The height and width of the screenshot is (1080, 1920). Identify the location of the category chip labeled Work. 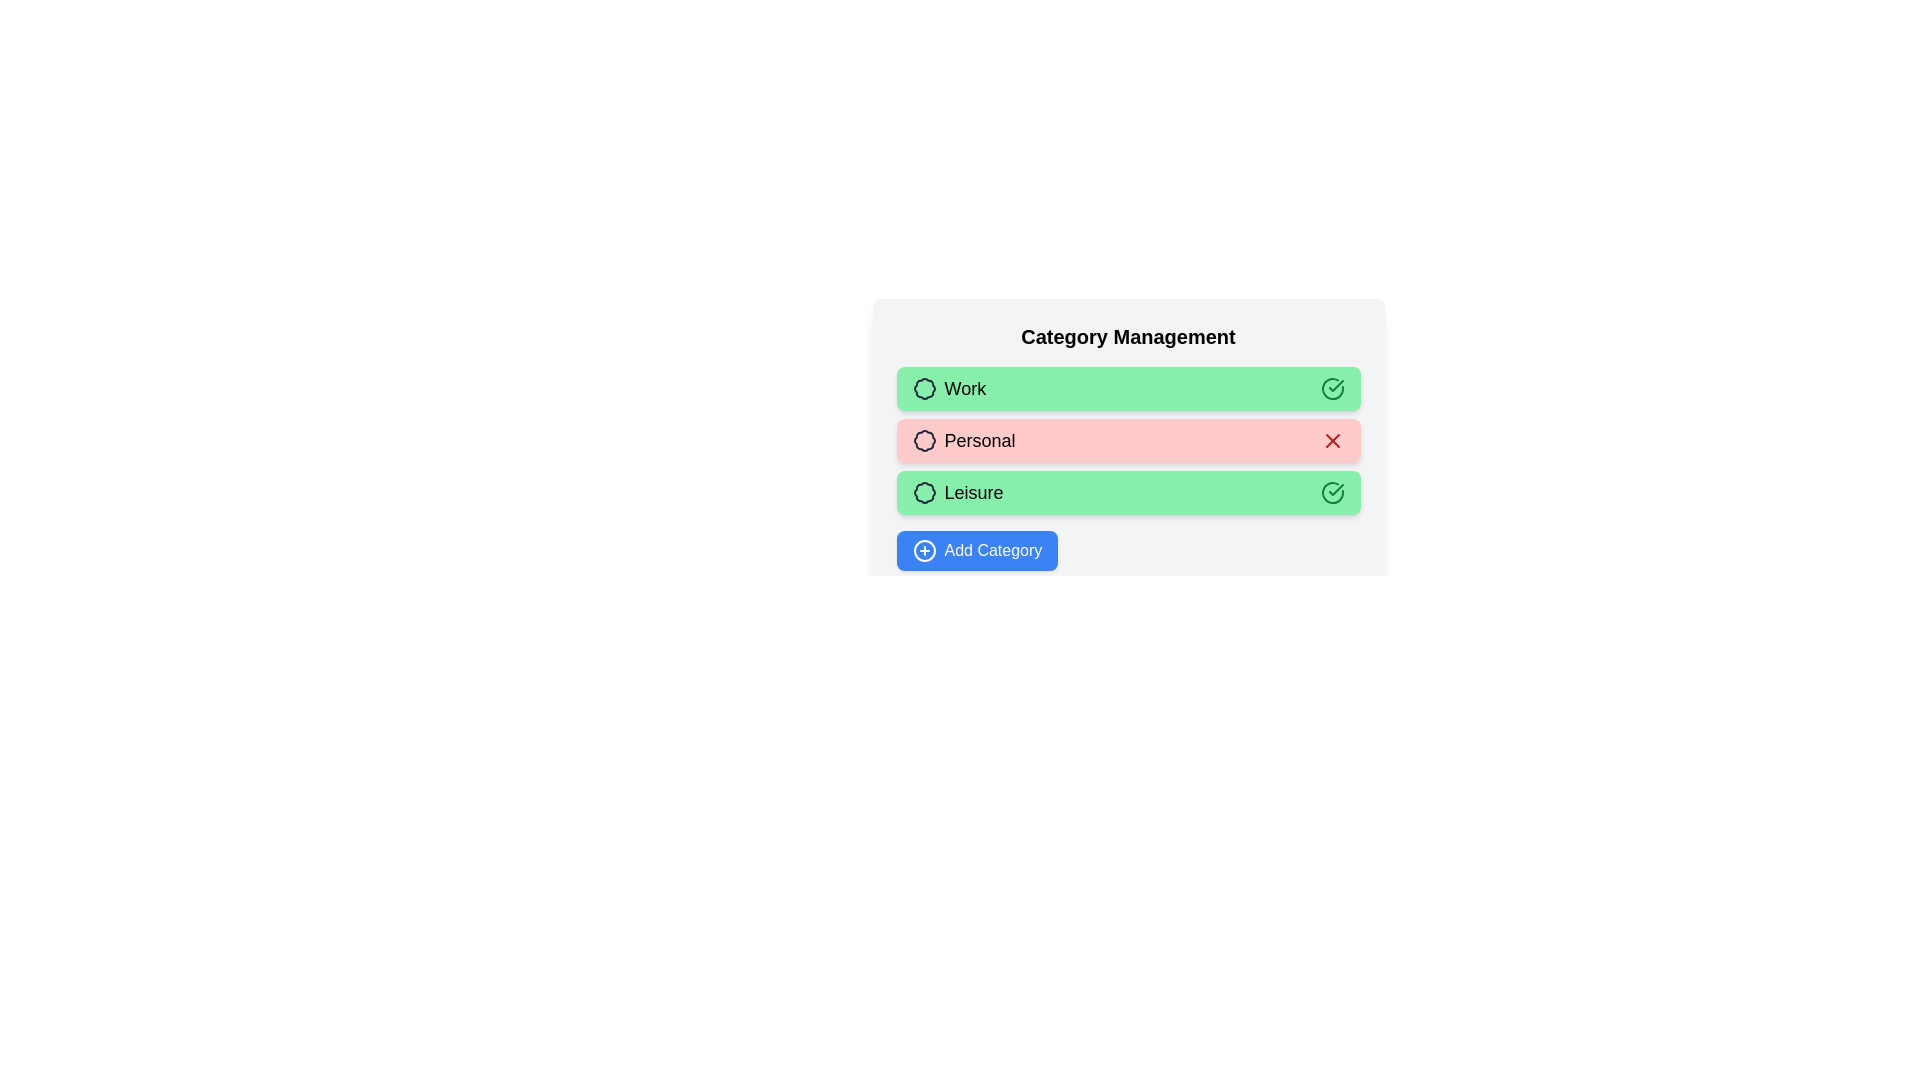
(1128, 389).